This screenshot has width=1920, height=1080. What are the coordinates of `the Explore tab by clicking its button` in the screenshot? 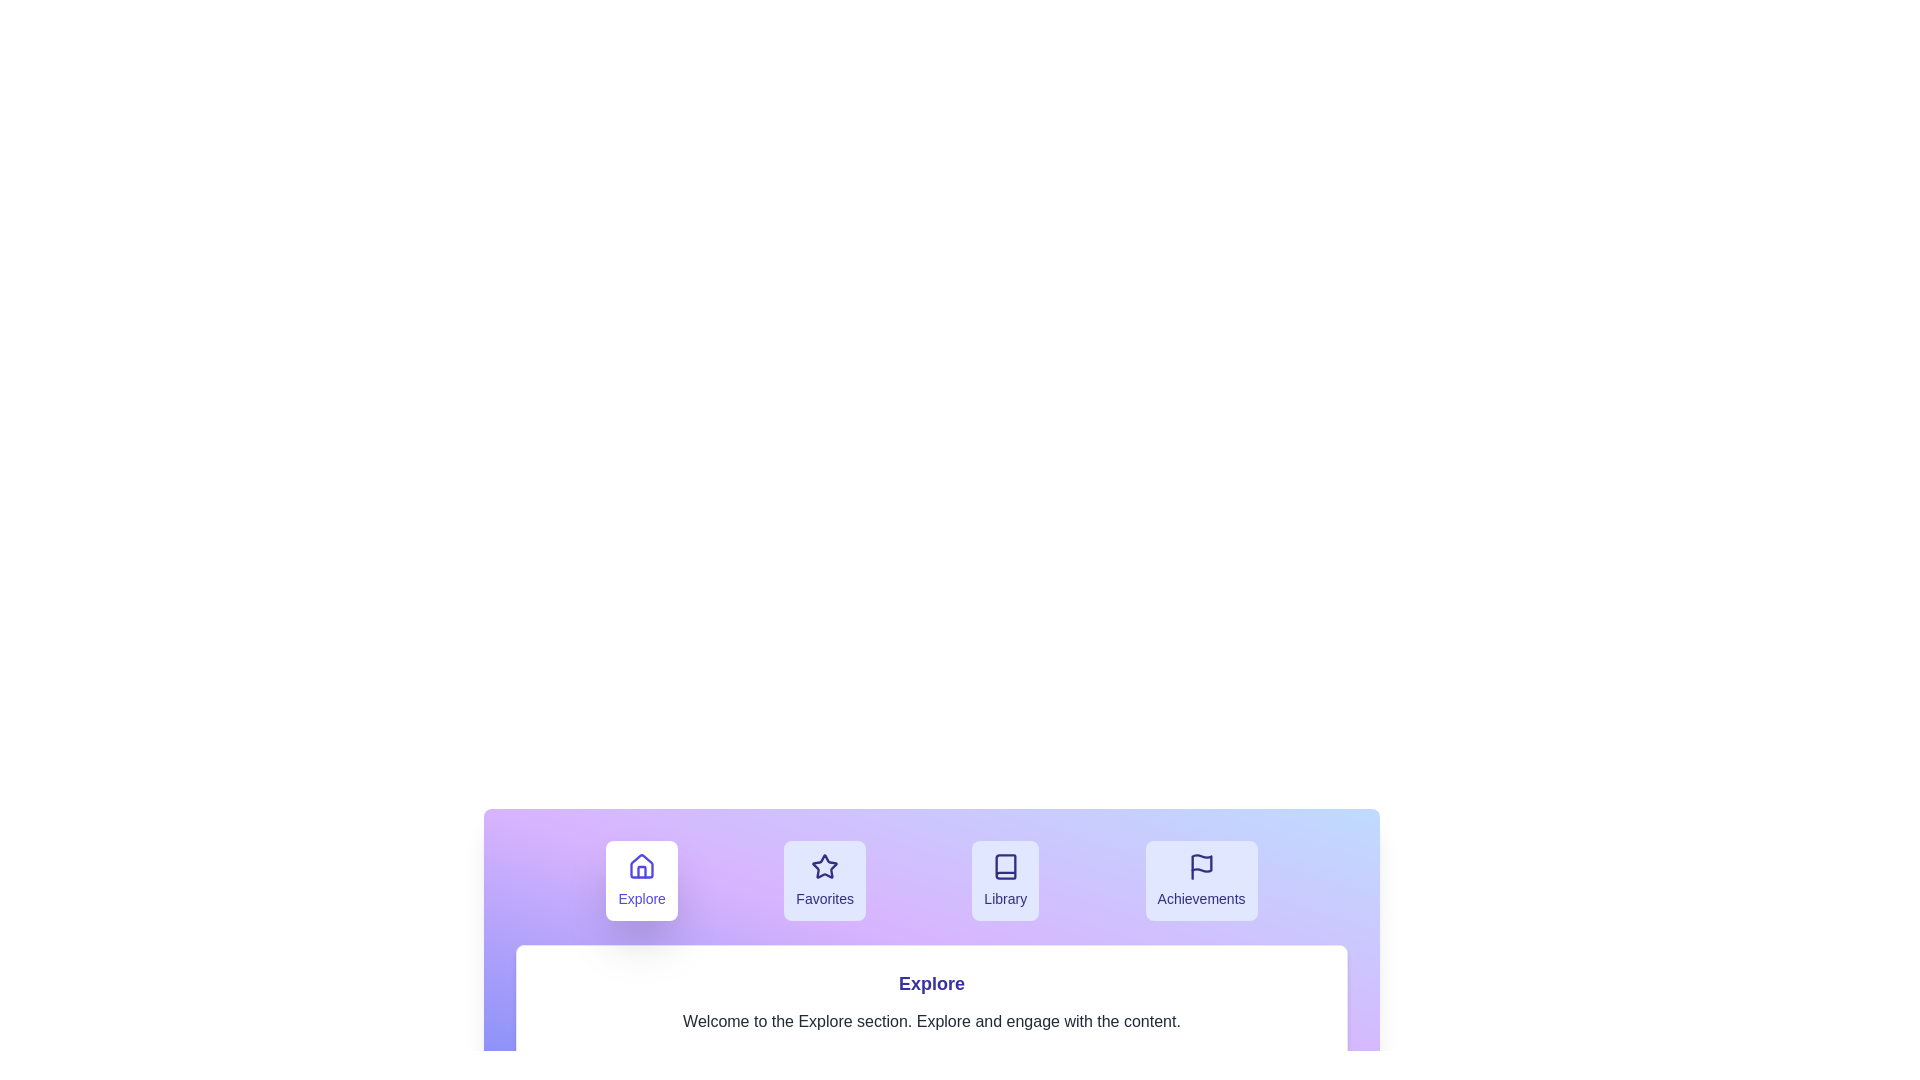 It's located at (642, 879).